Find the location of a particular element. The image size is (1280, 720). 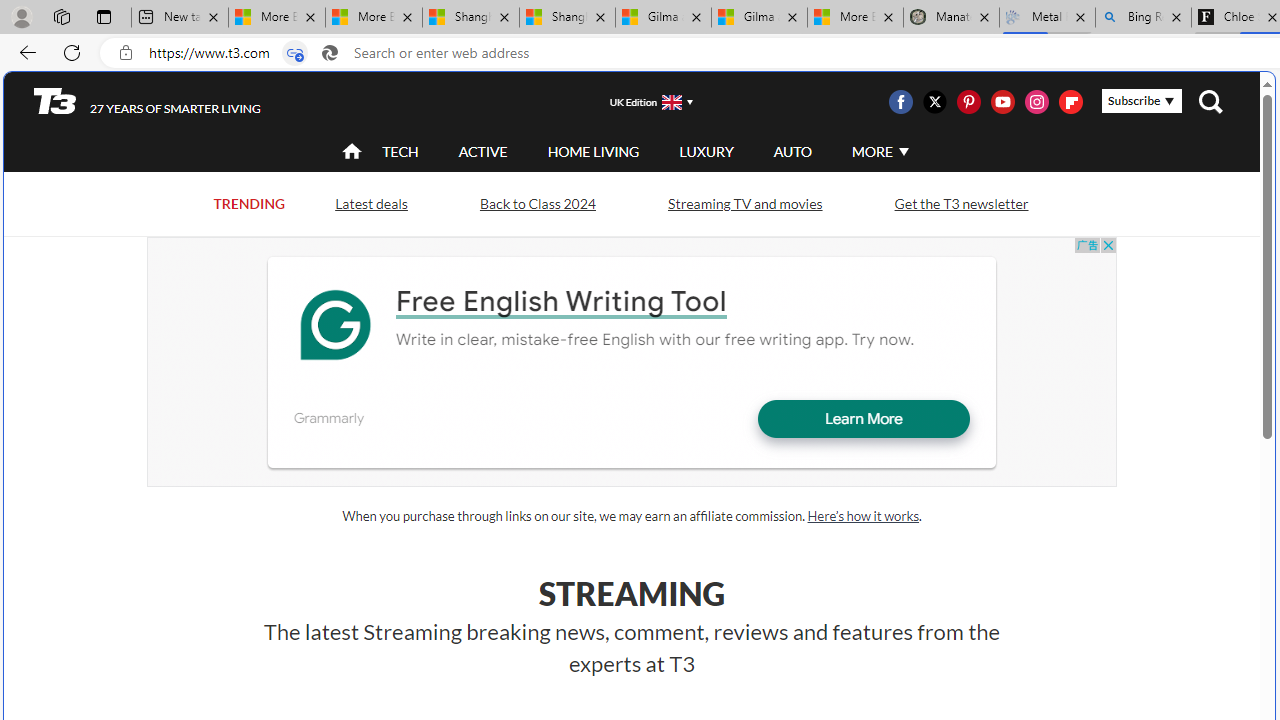

'T3' is located at coordinates (55, 100).